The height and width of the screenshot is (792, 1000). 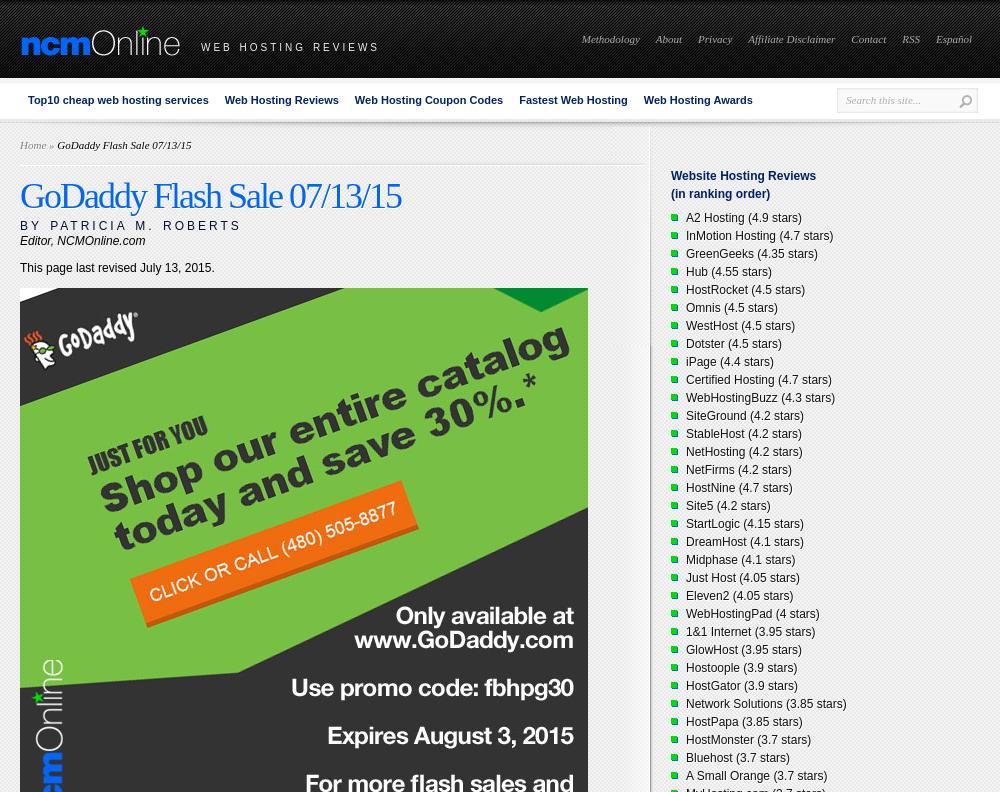 I want to click on 'SiteGround (4.2 stars)', so click(x=744, y=415).